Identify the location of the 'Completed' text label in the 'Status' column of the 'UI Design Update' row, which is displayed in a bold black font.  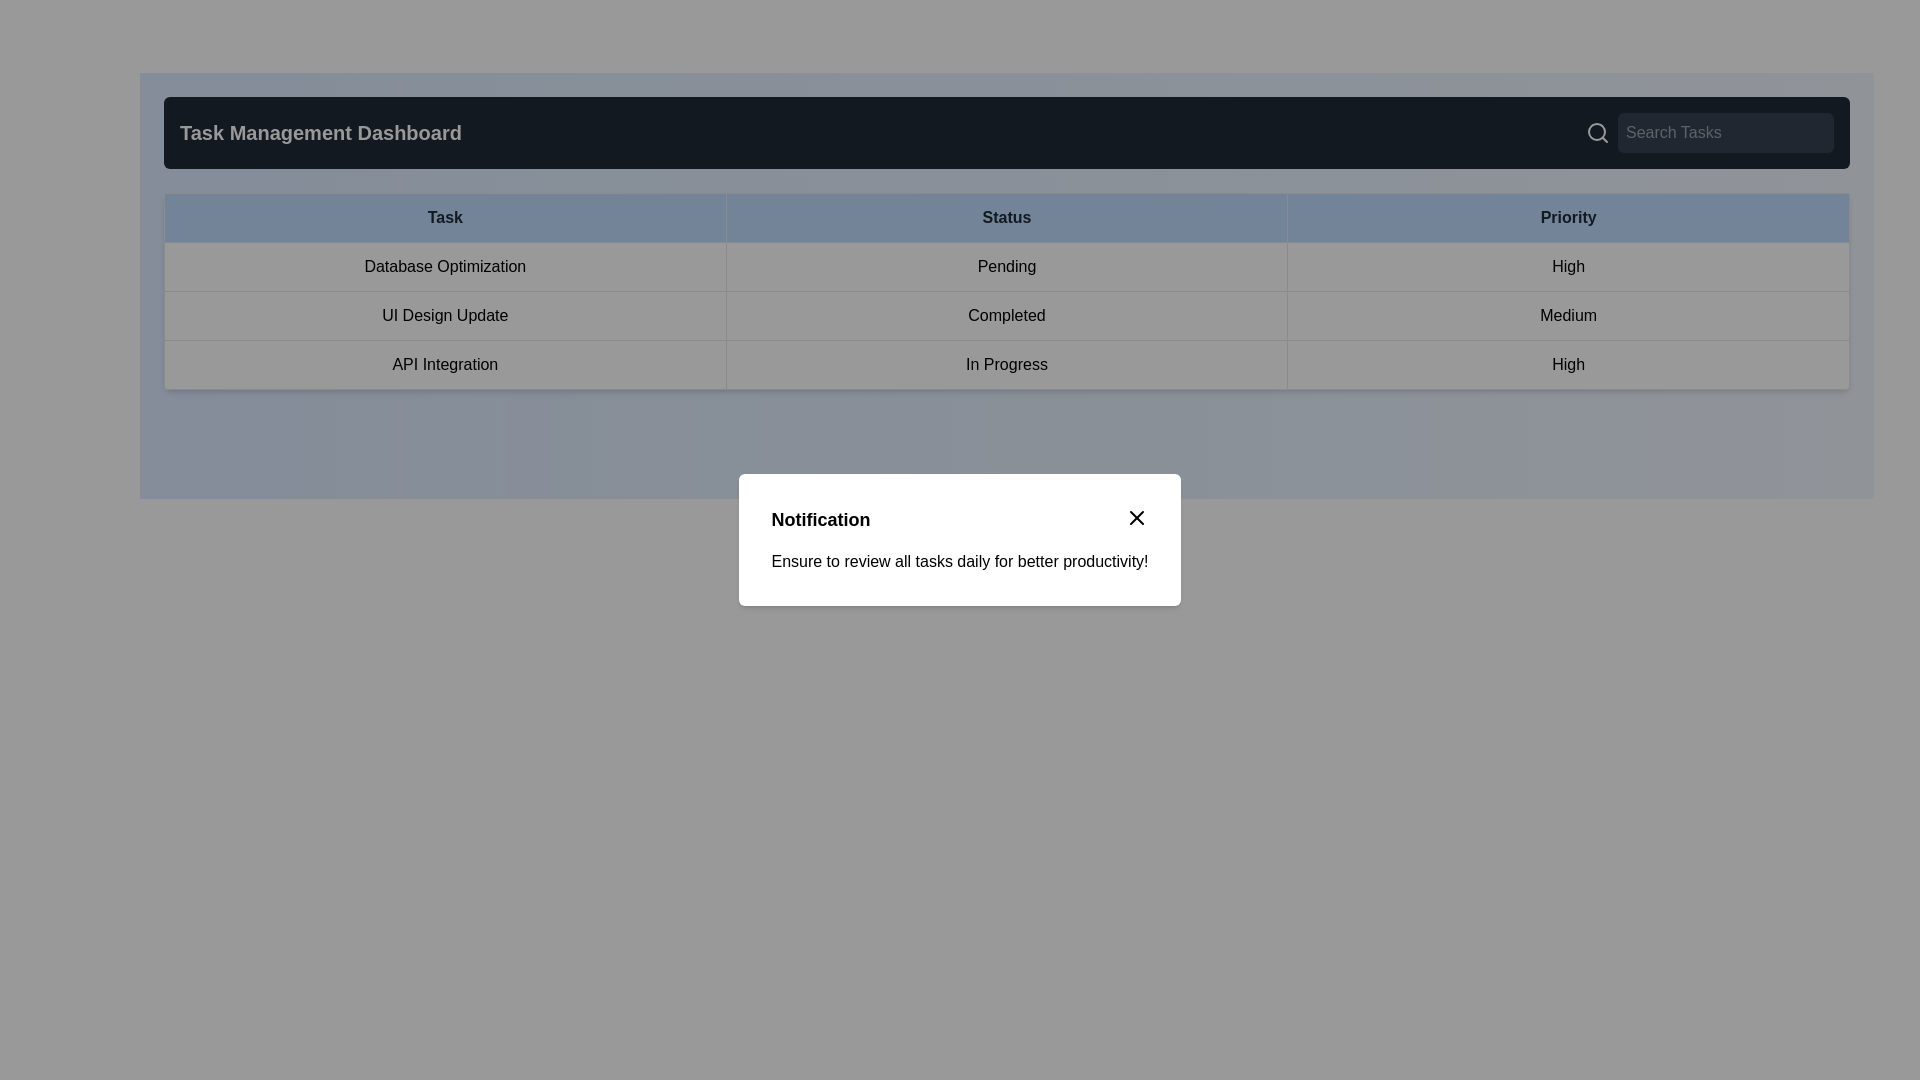
(1007, 315).